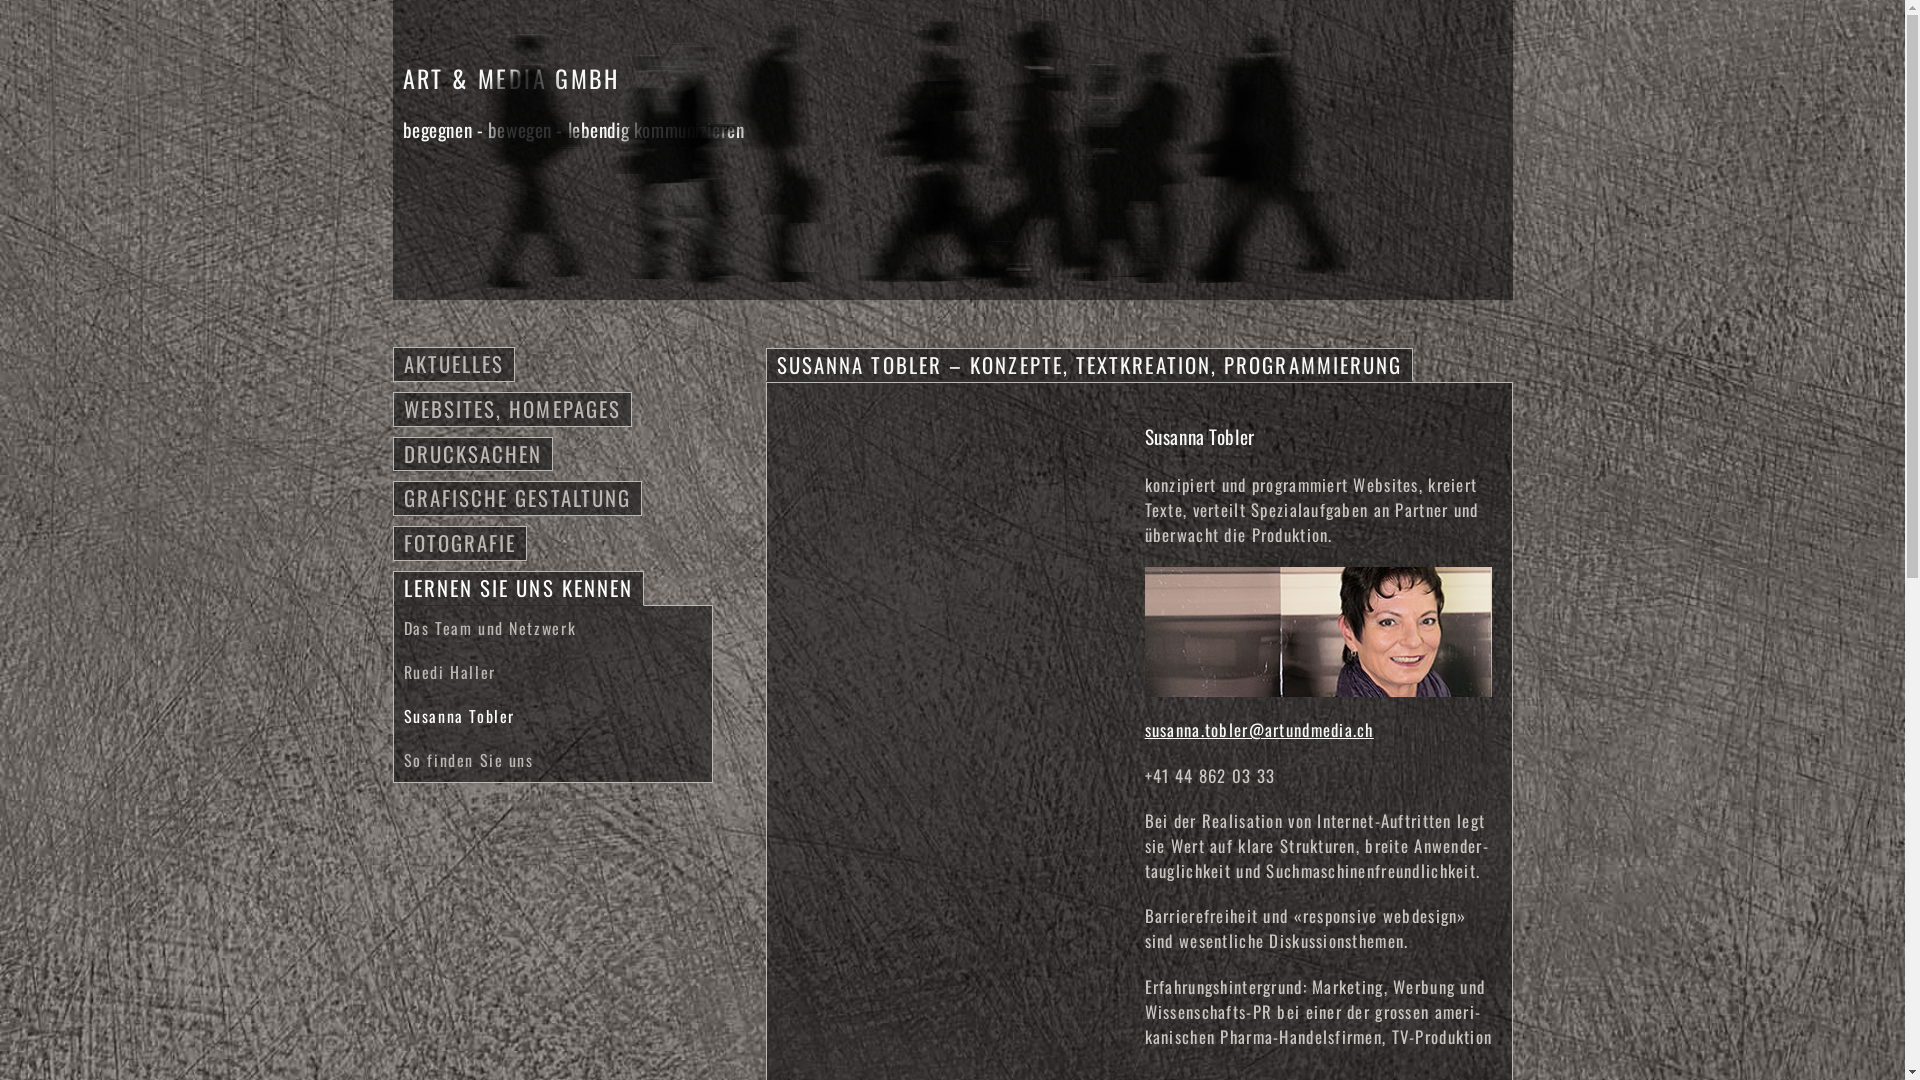 The height and width of the screenshot is (1080, 1920). What do you see at coordinates (490, 627) in the screenshot?
I see `'Das Team und Netzwerk'` at bounding box center [490, 627].